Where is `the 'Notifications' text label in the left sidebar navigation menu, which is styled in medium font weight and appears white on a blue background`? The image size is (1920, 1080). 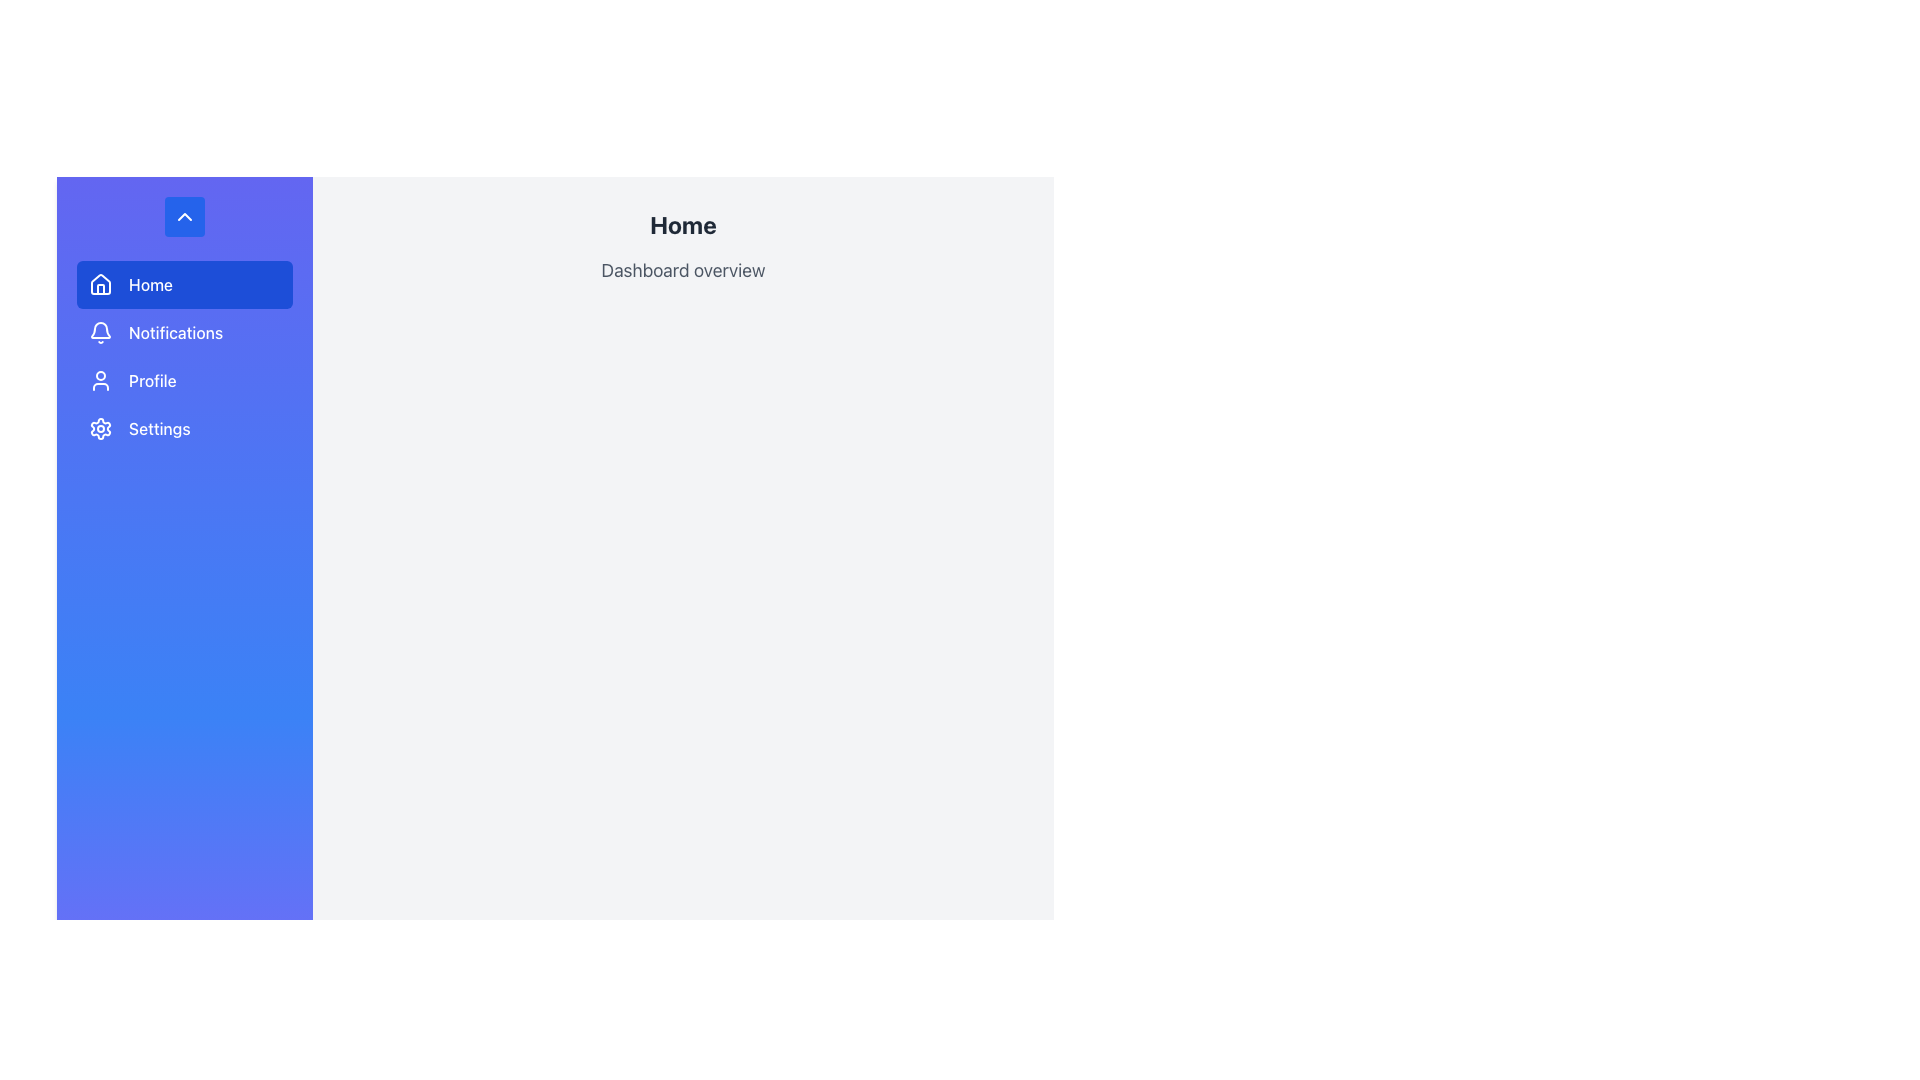
the 'Notifications' text label in the left sidebar navigation menu, which is styled in medium font weight and appears white on a blue background is located at coordinates (176, 331).